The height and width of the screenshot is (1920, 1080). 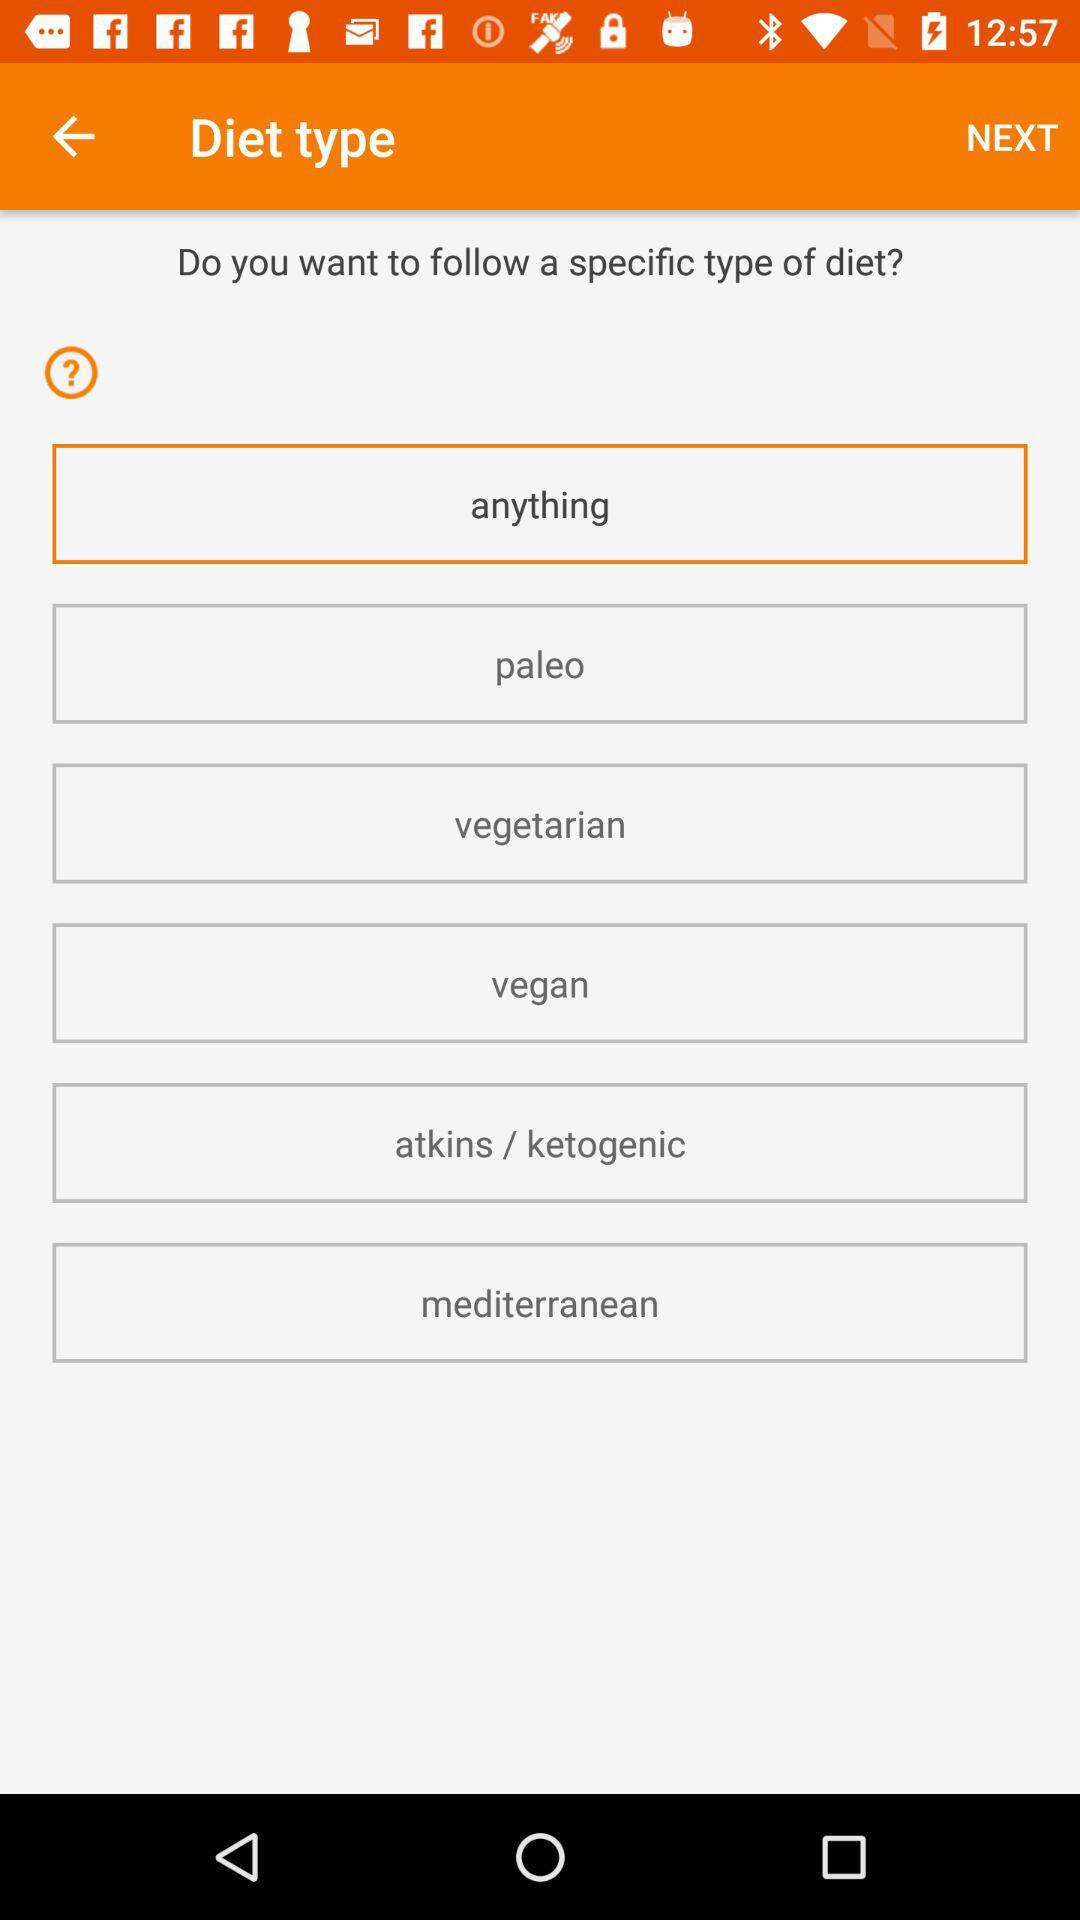 I want to click on the item above anything item, so click(x=76, y=385).